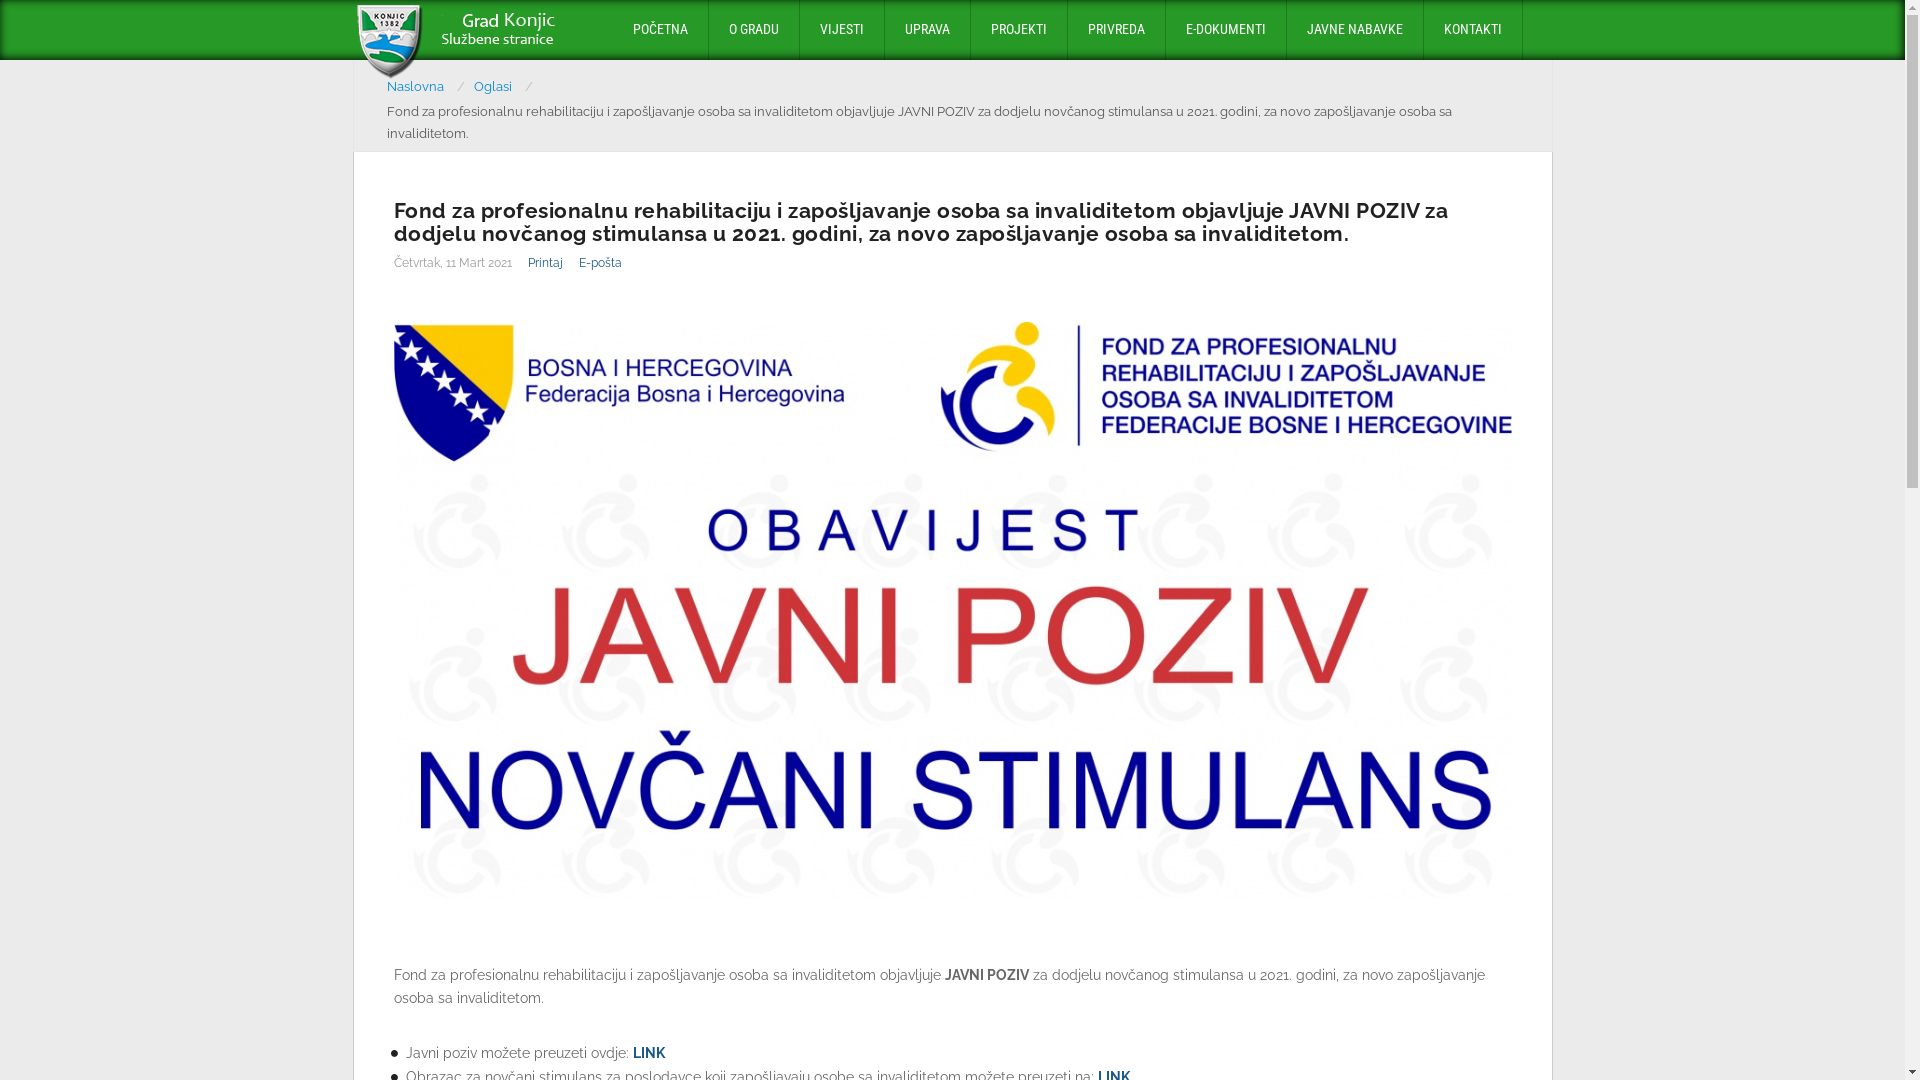  I want to click on 'UPRAVA', so click(882, 30).